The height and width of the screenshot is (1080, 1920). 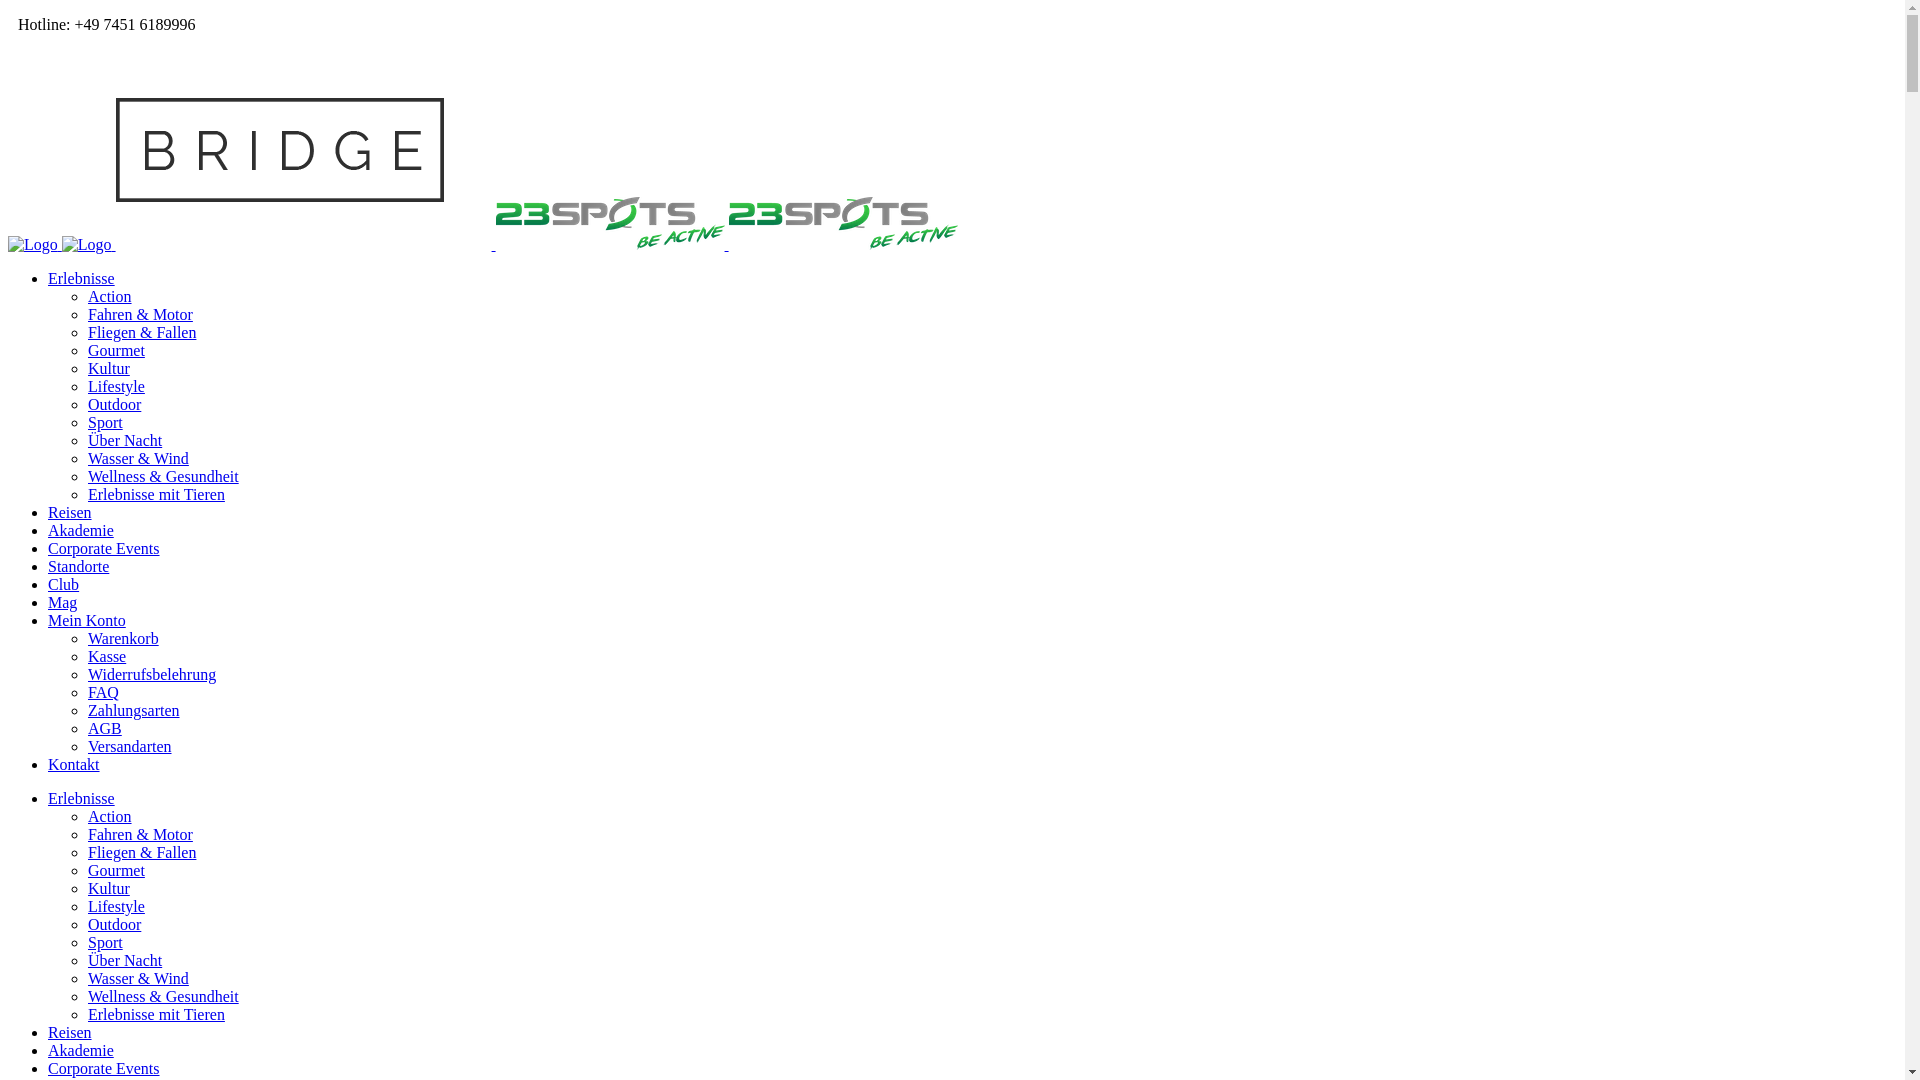 I want to click on 'Lifestyle', so click(x=86, y=906).